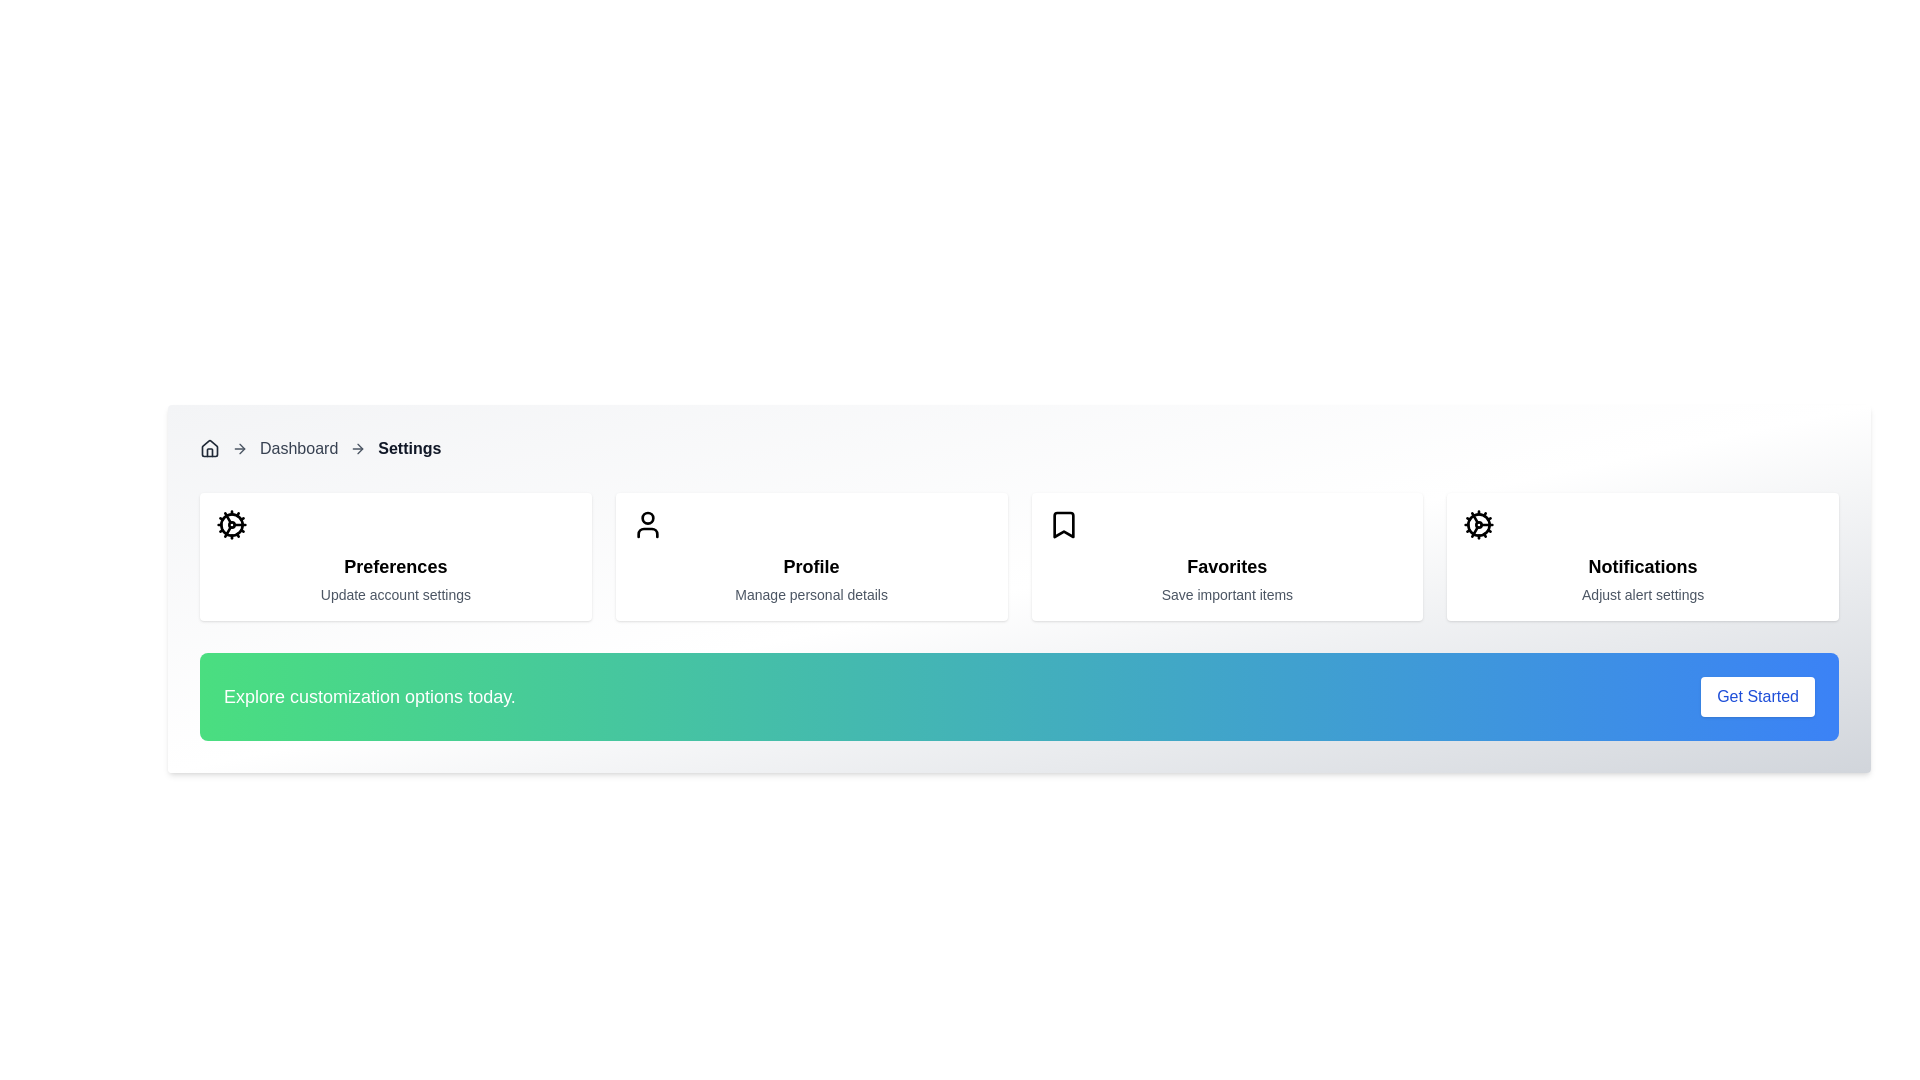 The image size is (1920, 1080). I want to click on outer circular shape of the cogwheel icon located at the top-left corner of the Notifications card in the grid layout using developer tools, so click(1479, 523).